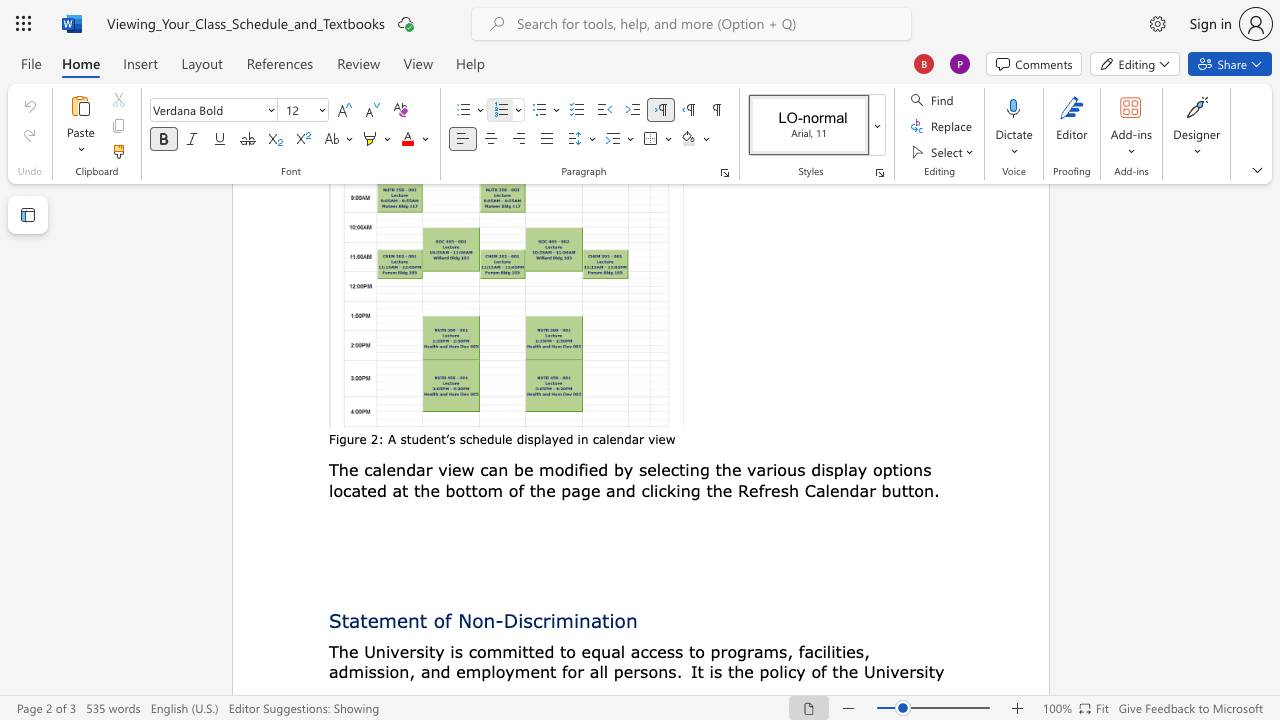  Describe the element at coordinates (903, 490) in the screenshot. I see `the 7th character "t" in the text` at that location.